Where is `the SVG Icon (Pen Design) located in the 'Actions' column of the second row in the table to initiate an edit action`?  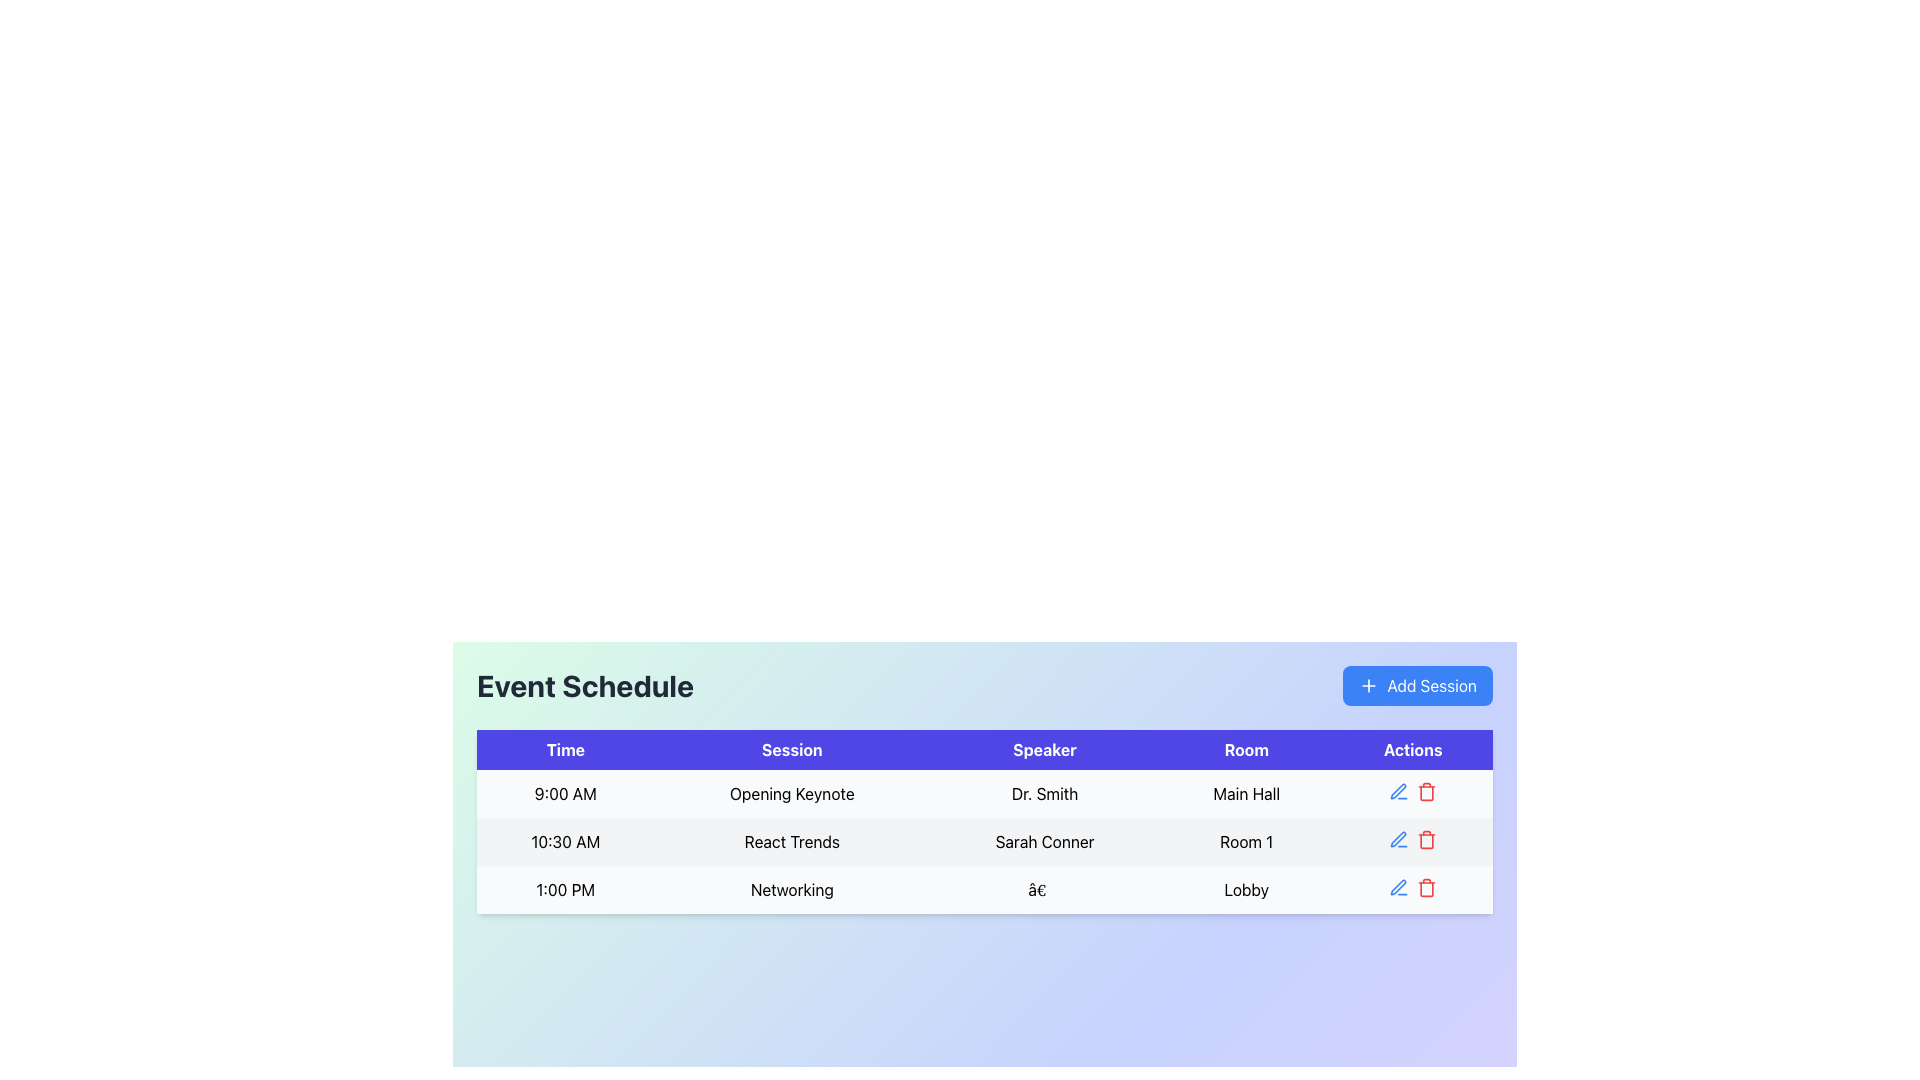
the SVG Icon (Pen Design) located in the 'Actions' column of the second row in the table to initiate an edit action is located at coordinates (1397, 790).